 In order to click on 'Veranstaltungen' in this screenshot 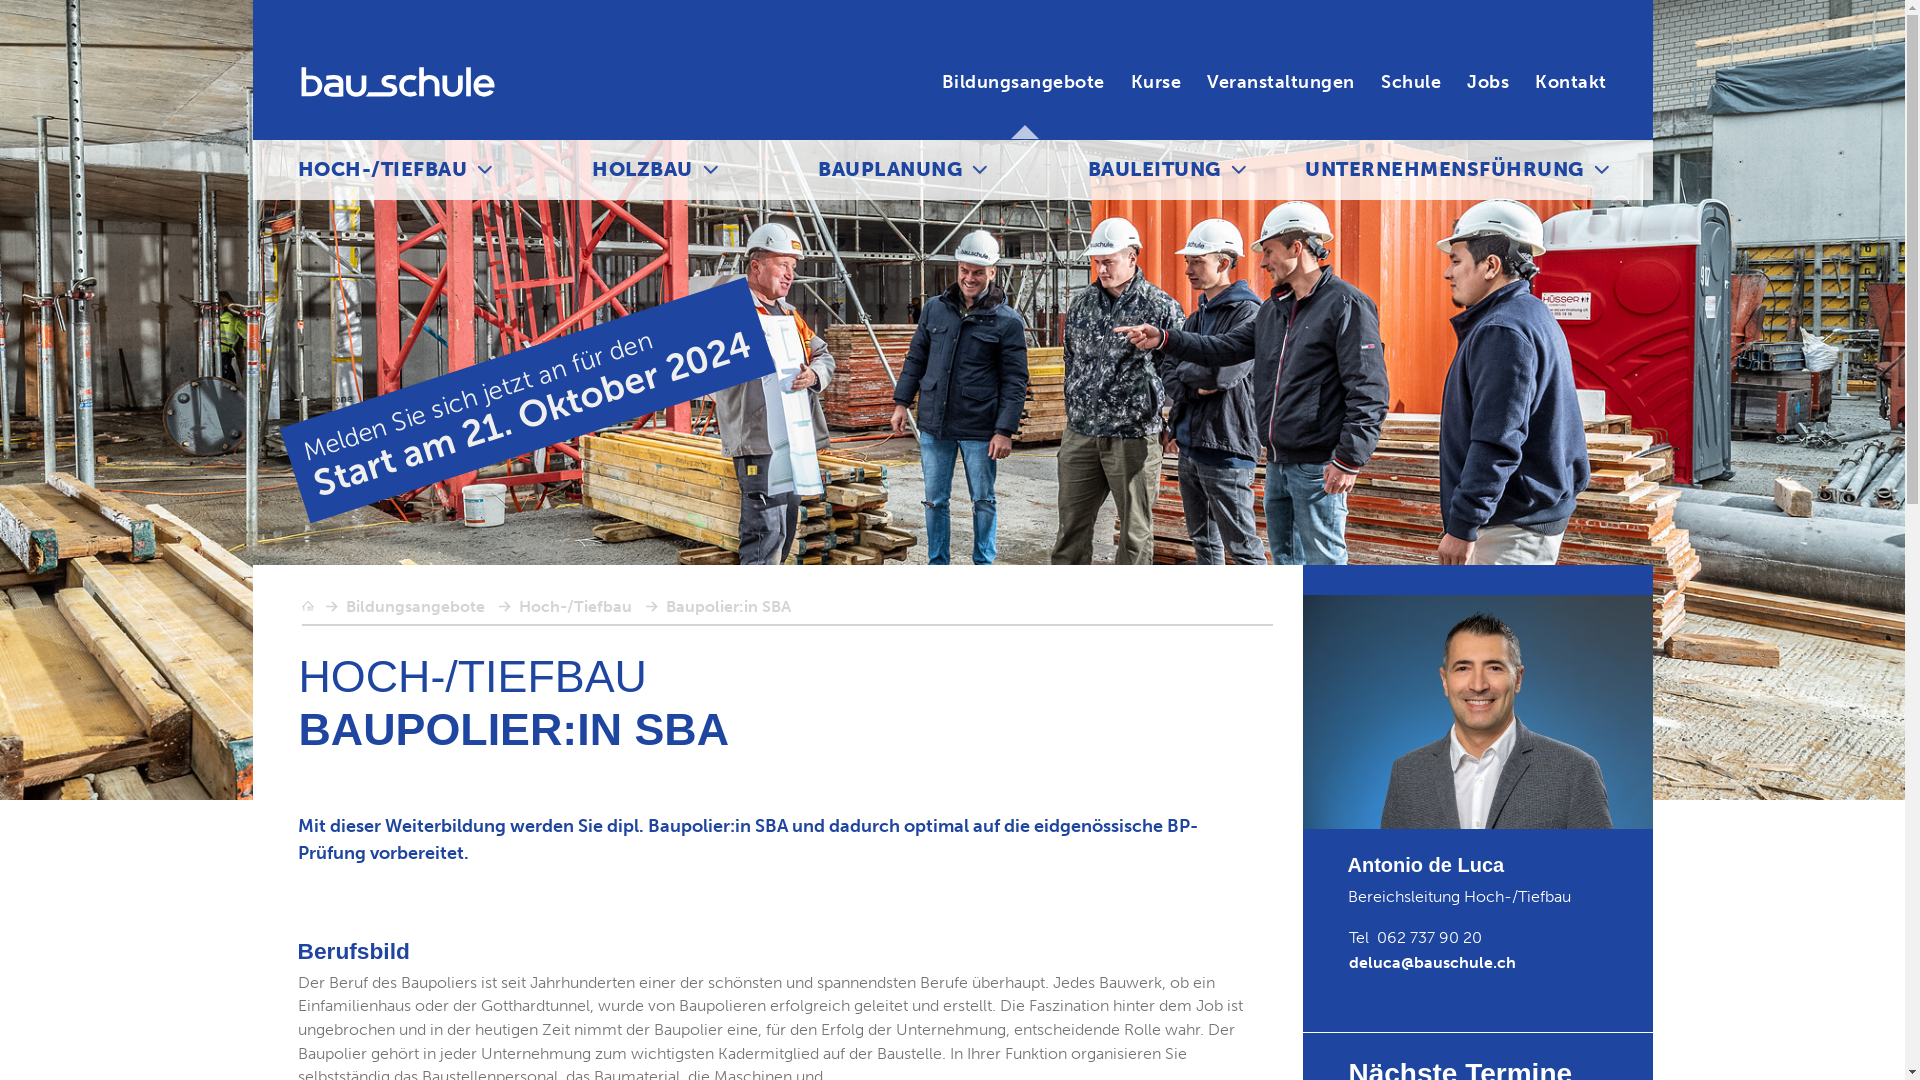, I will do `click(1281, 81)`.